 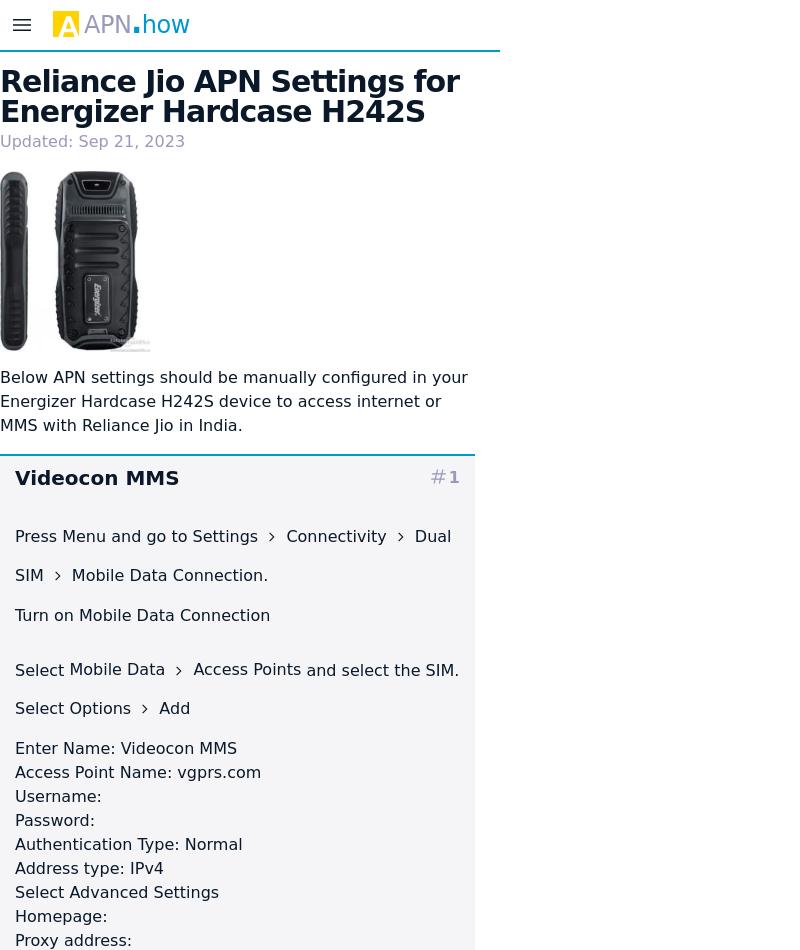 What do you see at coordinates (229, 96) in the screenshot?
I see `'Reliance Jio APN Settings for Energizer Hardcase H242S'` at bounding box center [229, 96].